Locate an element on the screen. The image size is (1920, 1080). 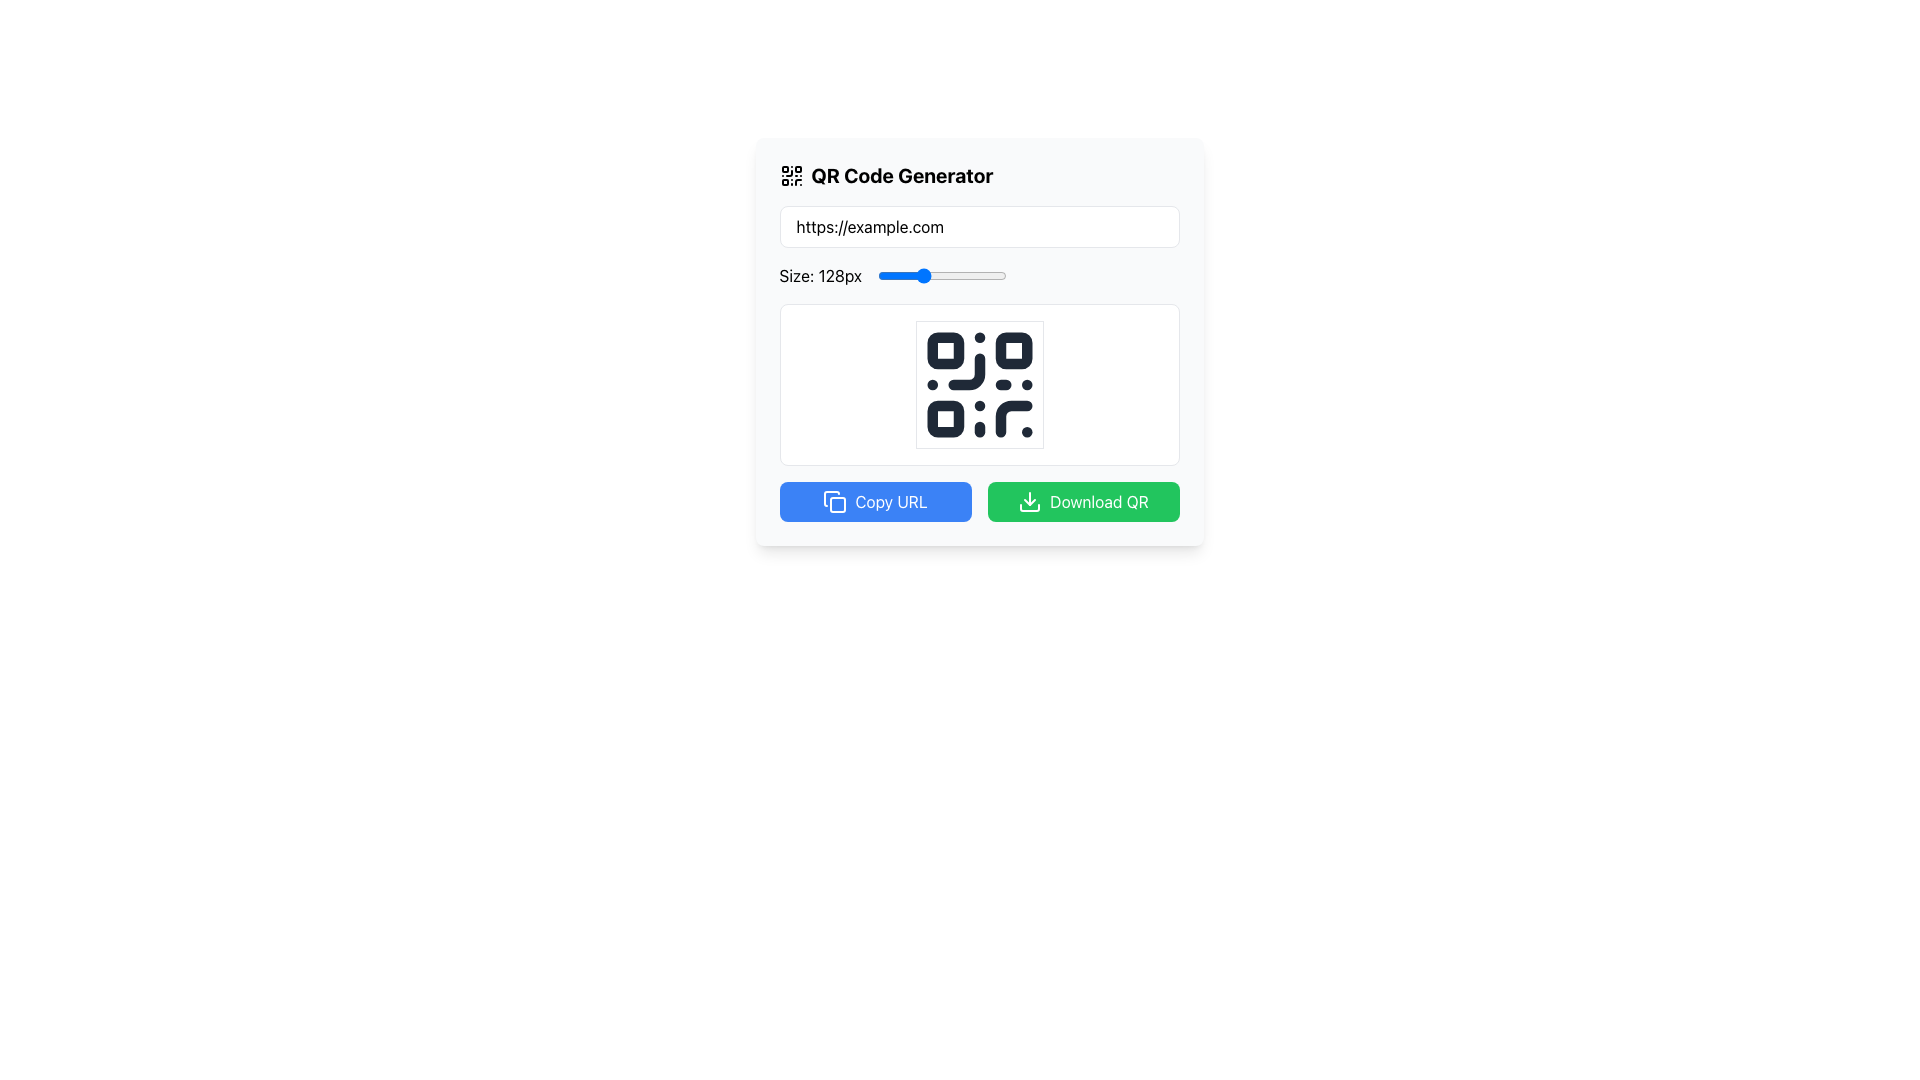
the graphical part of the QR code located at the top-left corner of the QR code visual in the middle of the panel is located at coordinates (944, 349).